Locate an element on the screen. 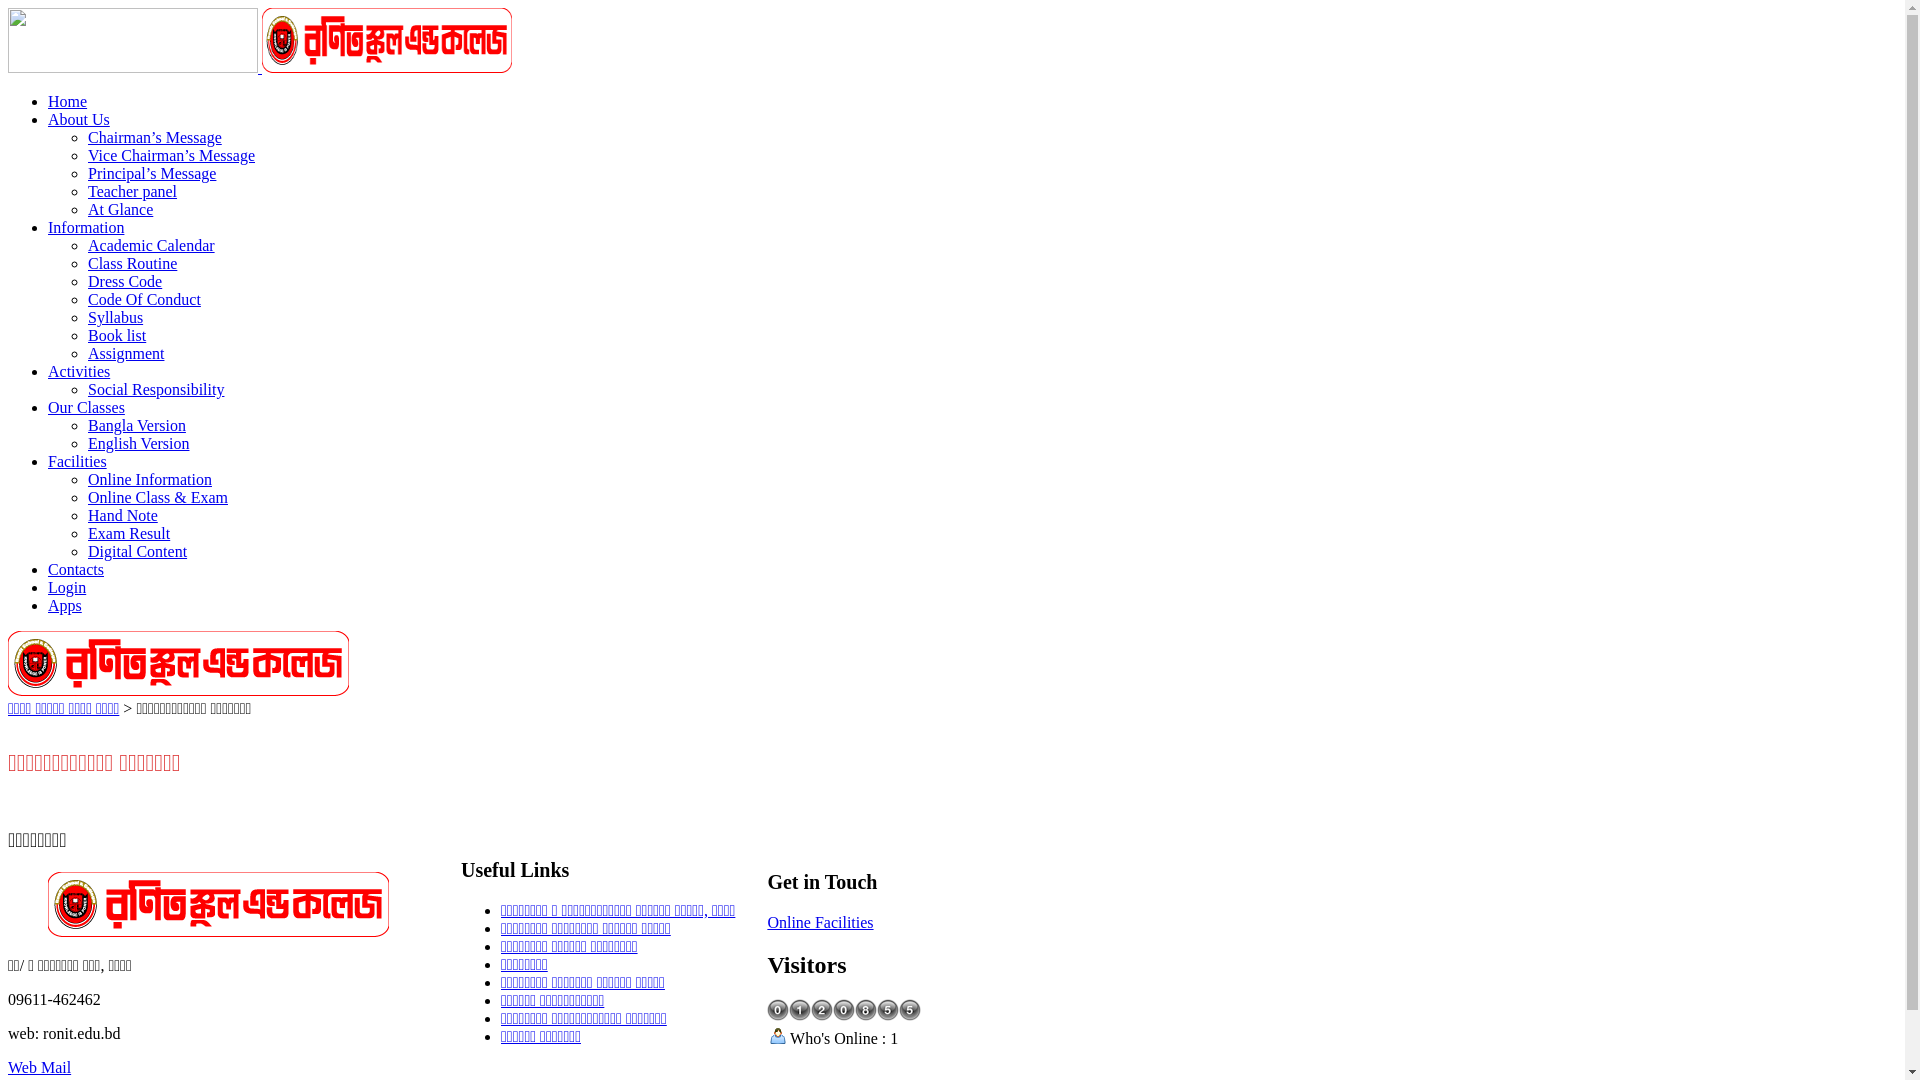  'Digital Content' is located at coordinates (136, 551).